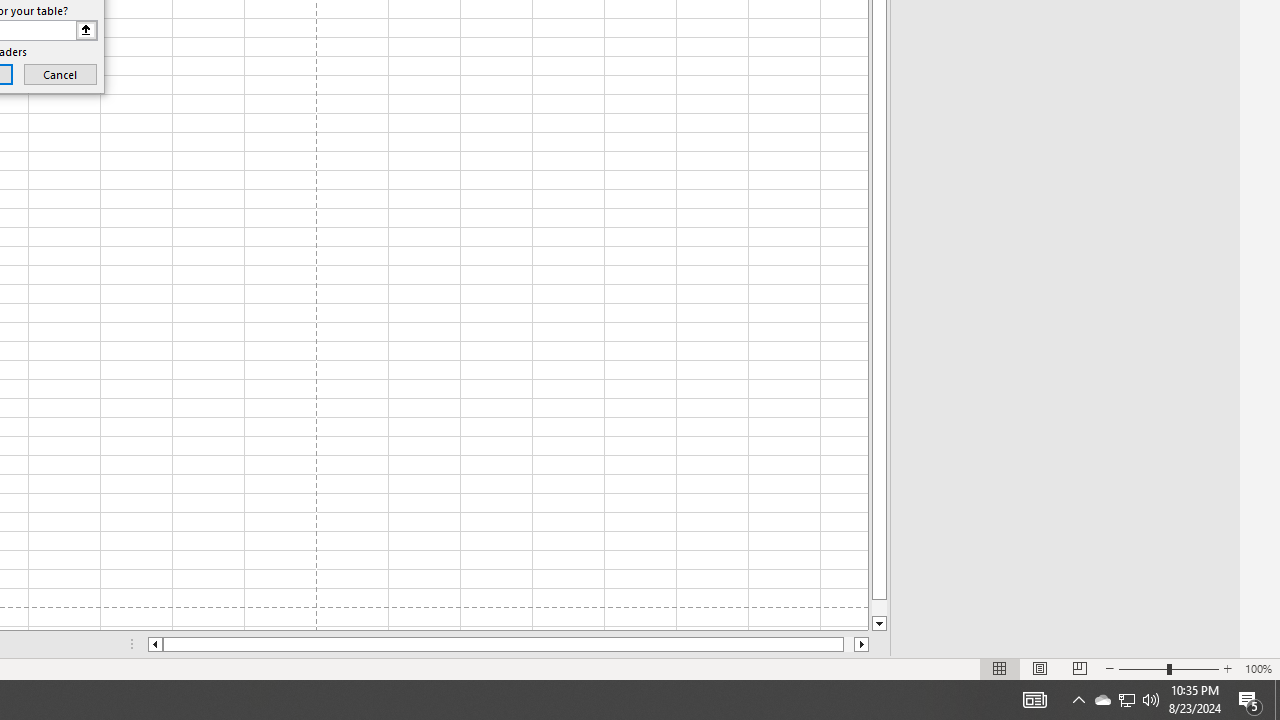  What do you see at coordinates (1226, 669) in the screenshot?
I see `'Zoom In'` at bounding box center [1226, 669].